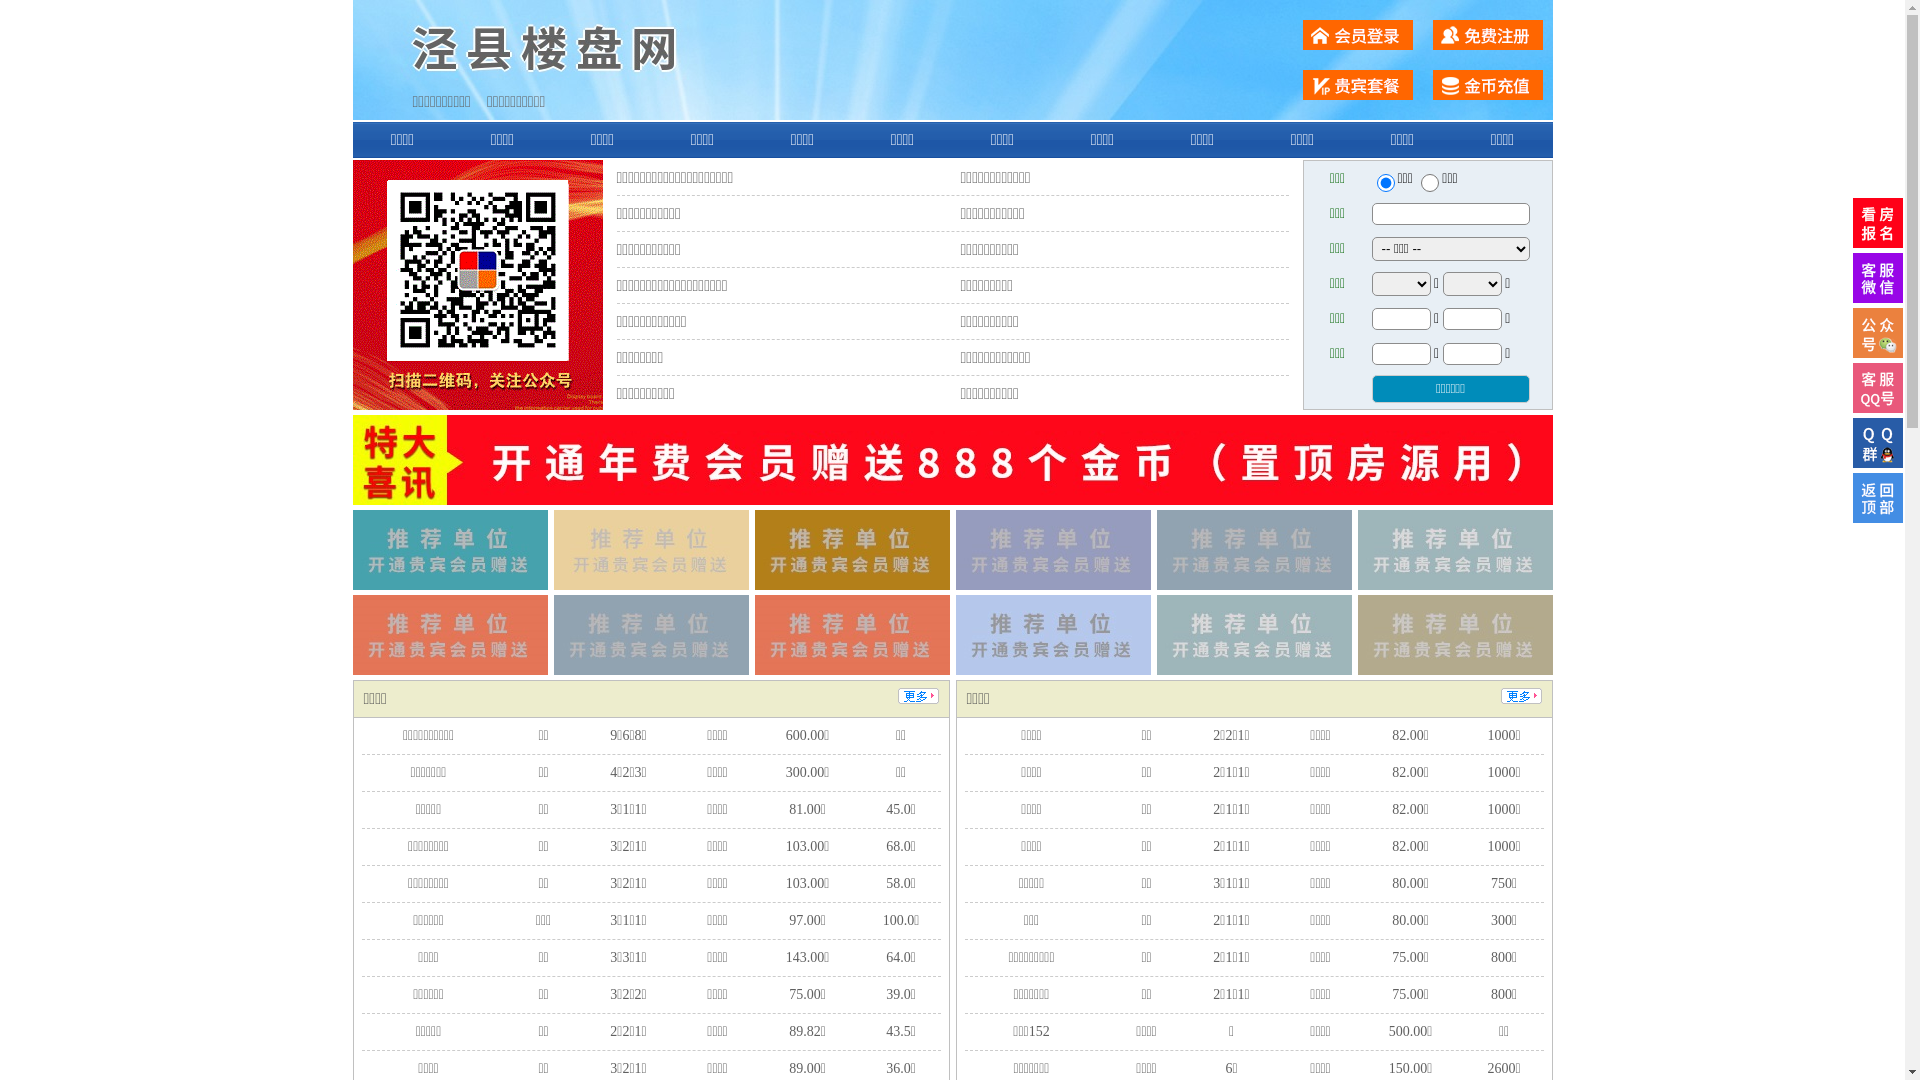  What do you see at coordinates (1419, 182) in the screenshot?
I see `'chuzu'` at bounding box center [1419, 182].